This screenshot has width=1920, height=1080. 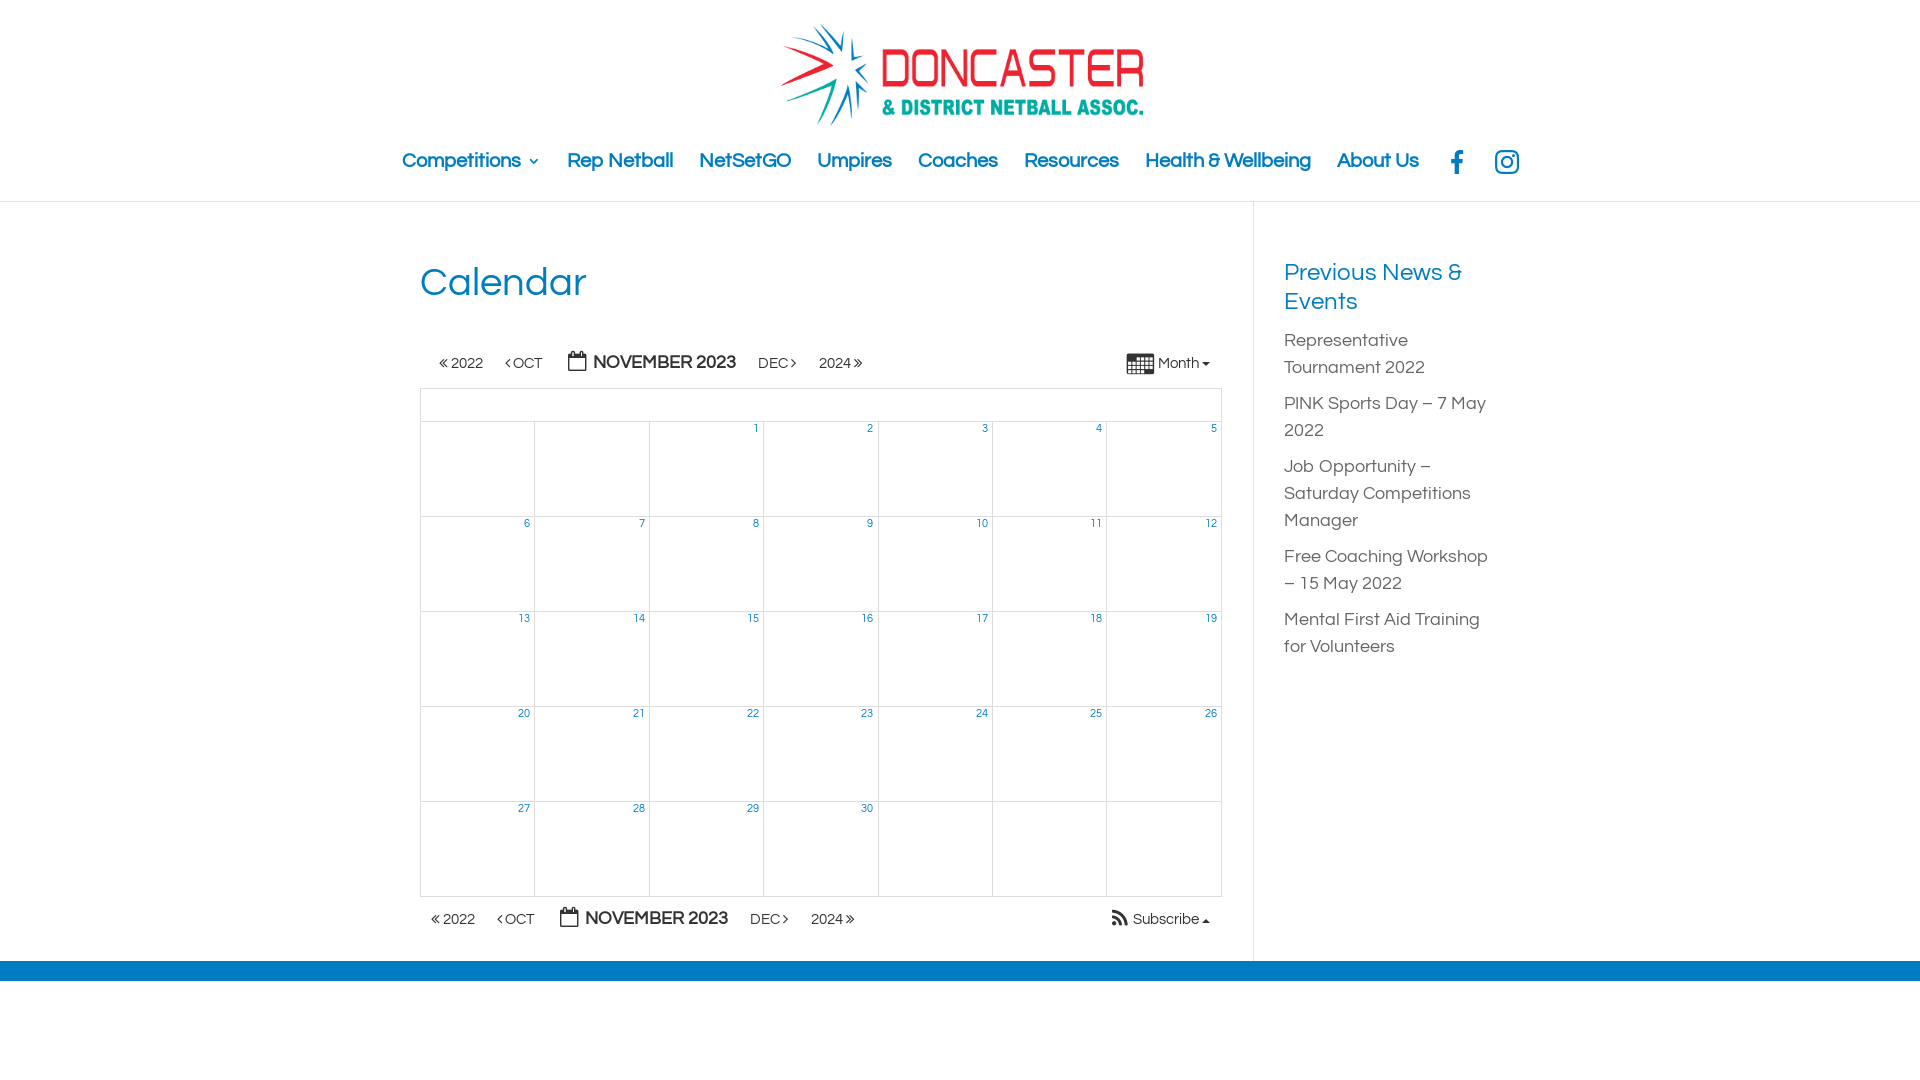 I want to click on '29', so click(x=752, y=807).